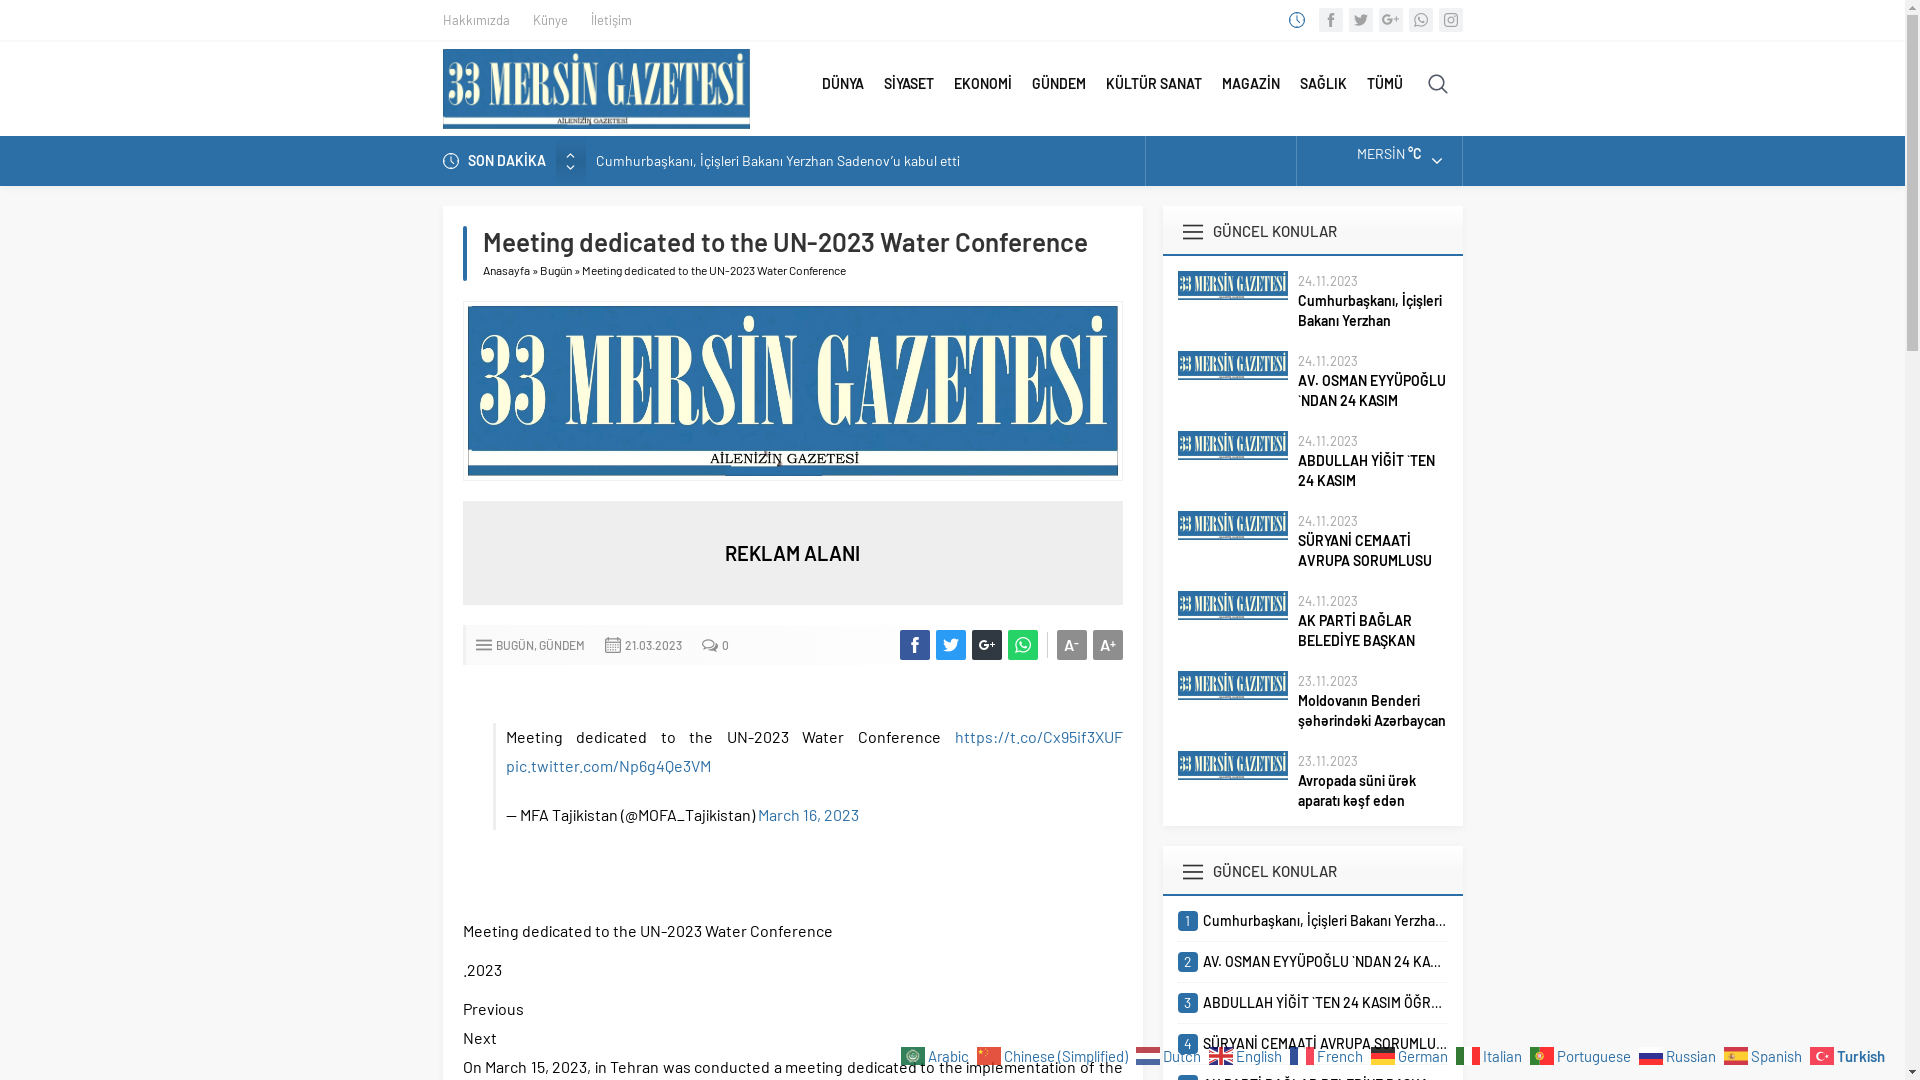 The width and height of the screenshot is (1920, 1080). What do you see at coordinates (724, 644) in the screenshot?
I see `'0'` at bounding box center [724, 644].